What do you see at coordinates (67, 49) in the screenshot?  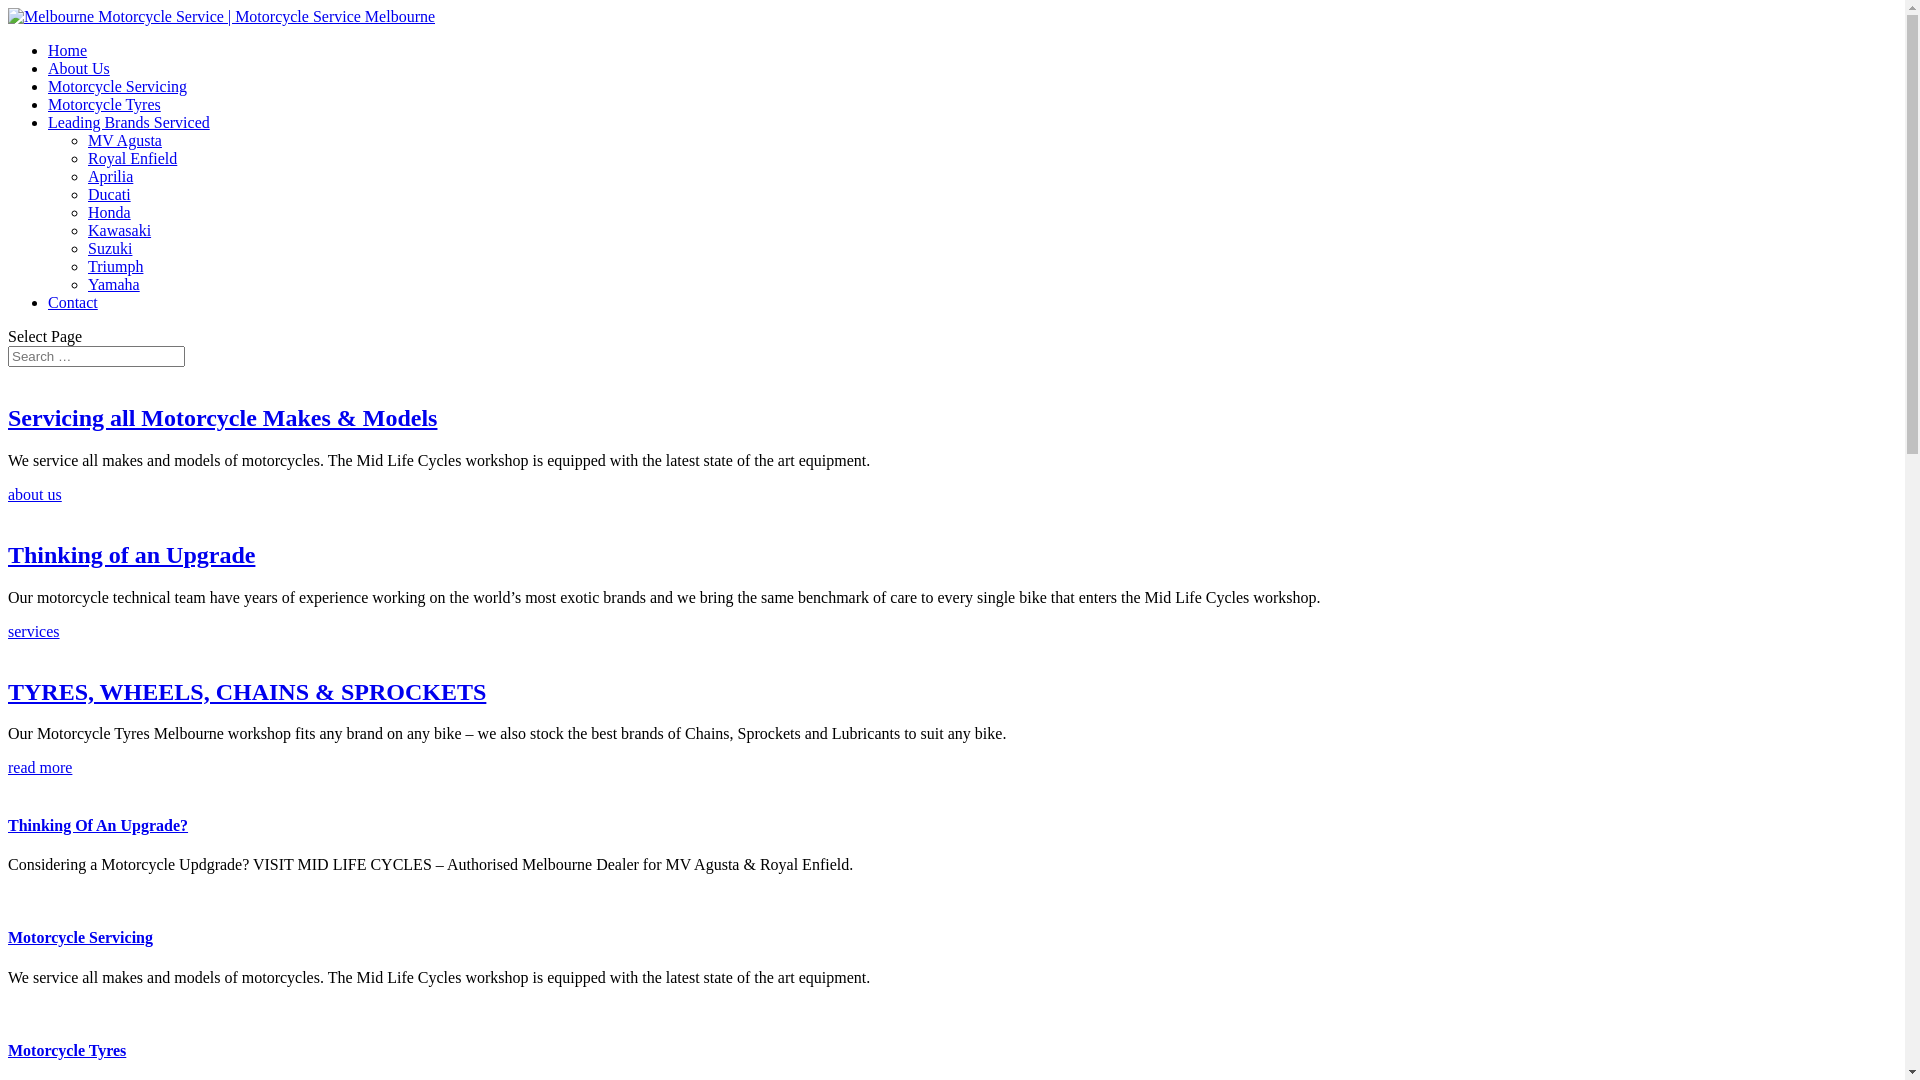 I see `'Home'` at bounding box center [67, 49].